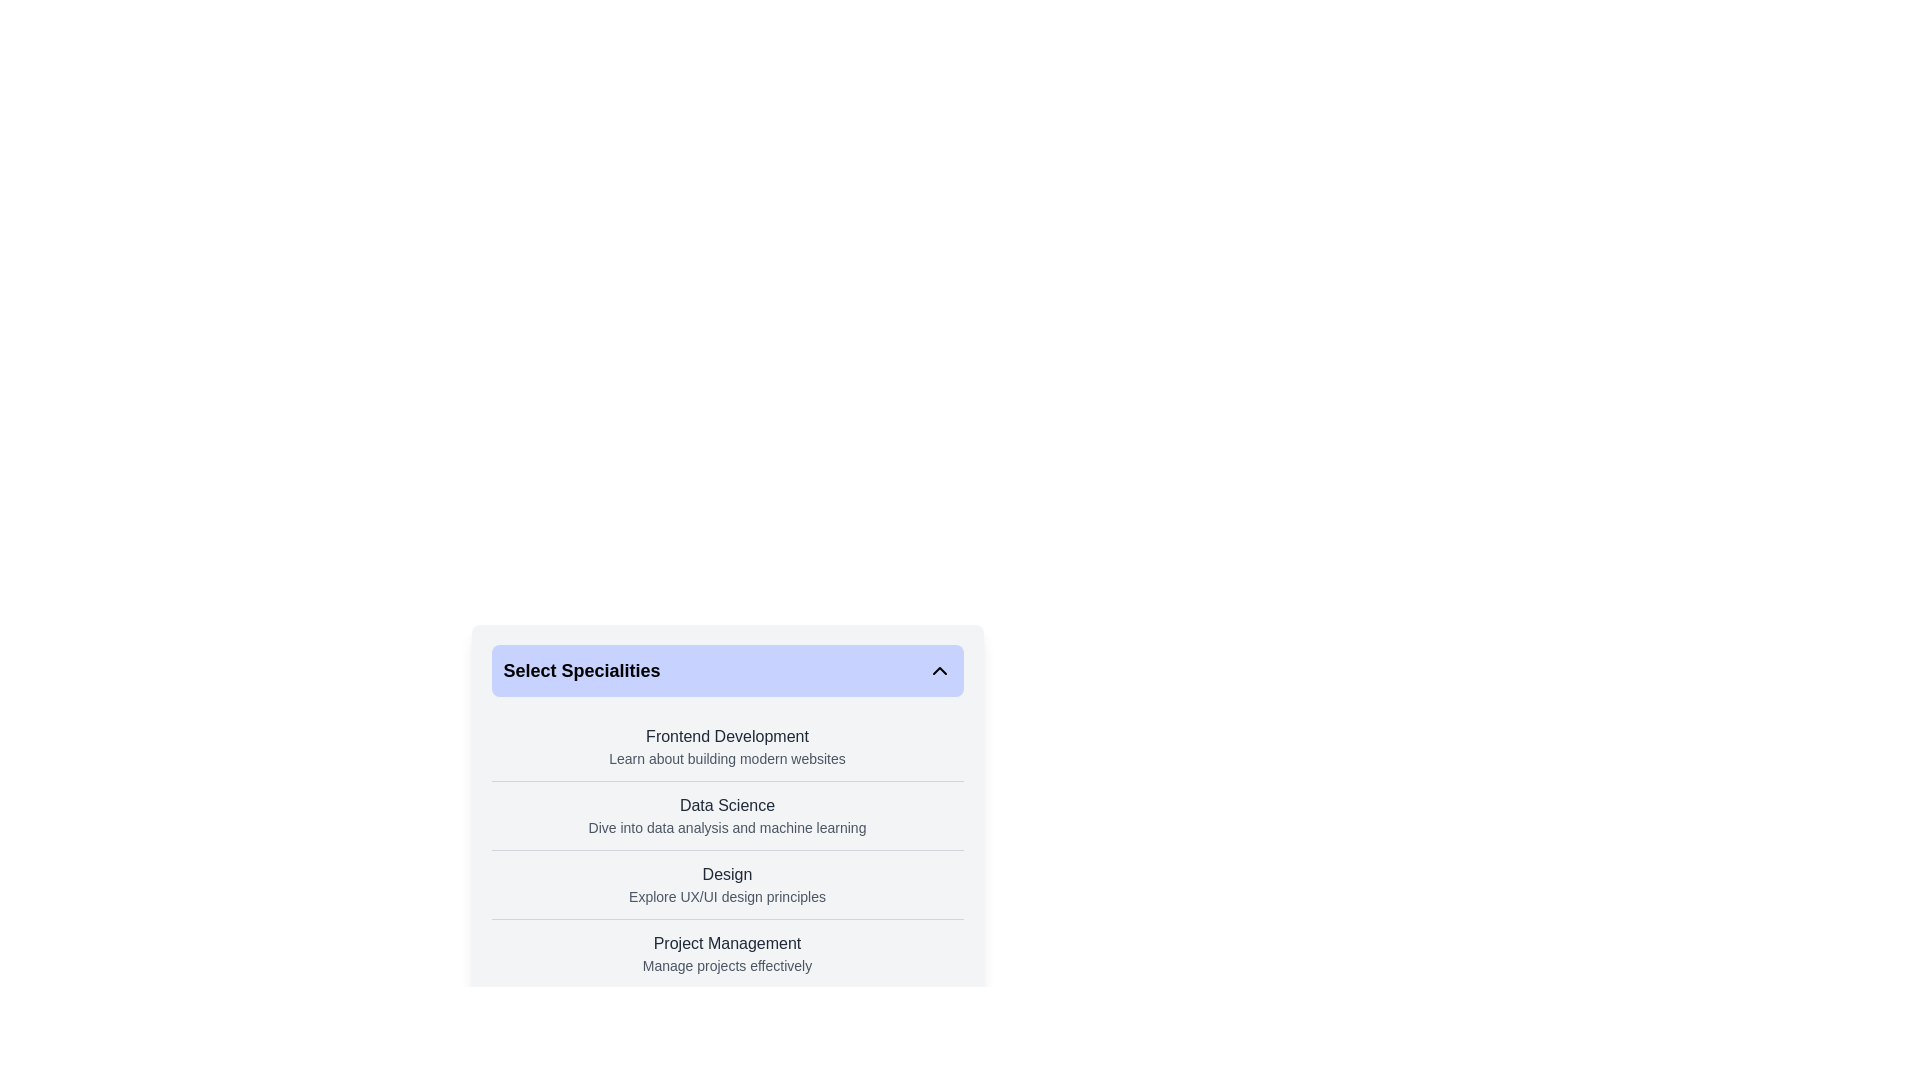 This screenshot has width=1920, height=1080. Describe the element at coordinates (726, 815) in the screenshot. I see `the second card in the list related to 'Data Science'` at that location.